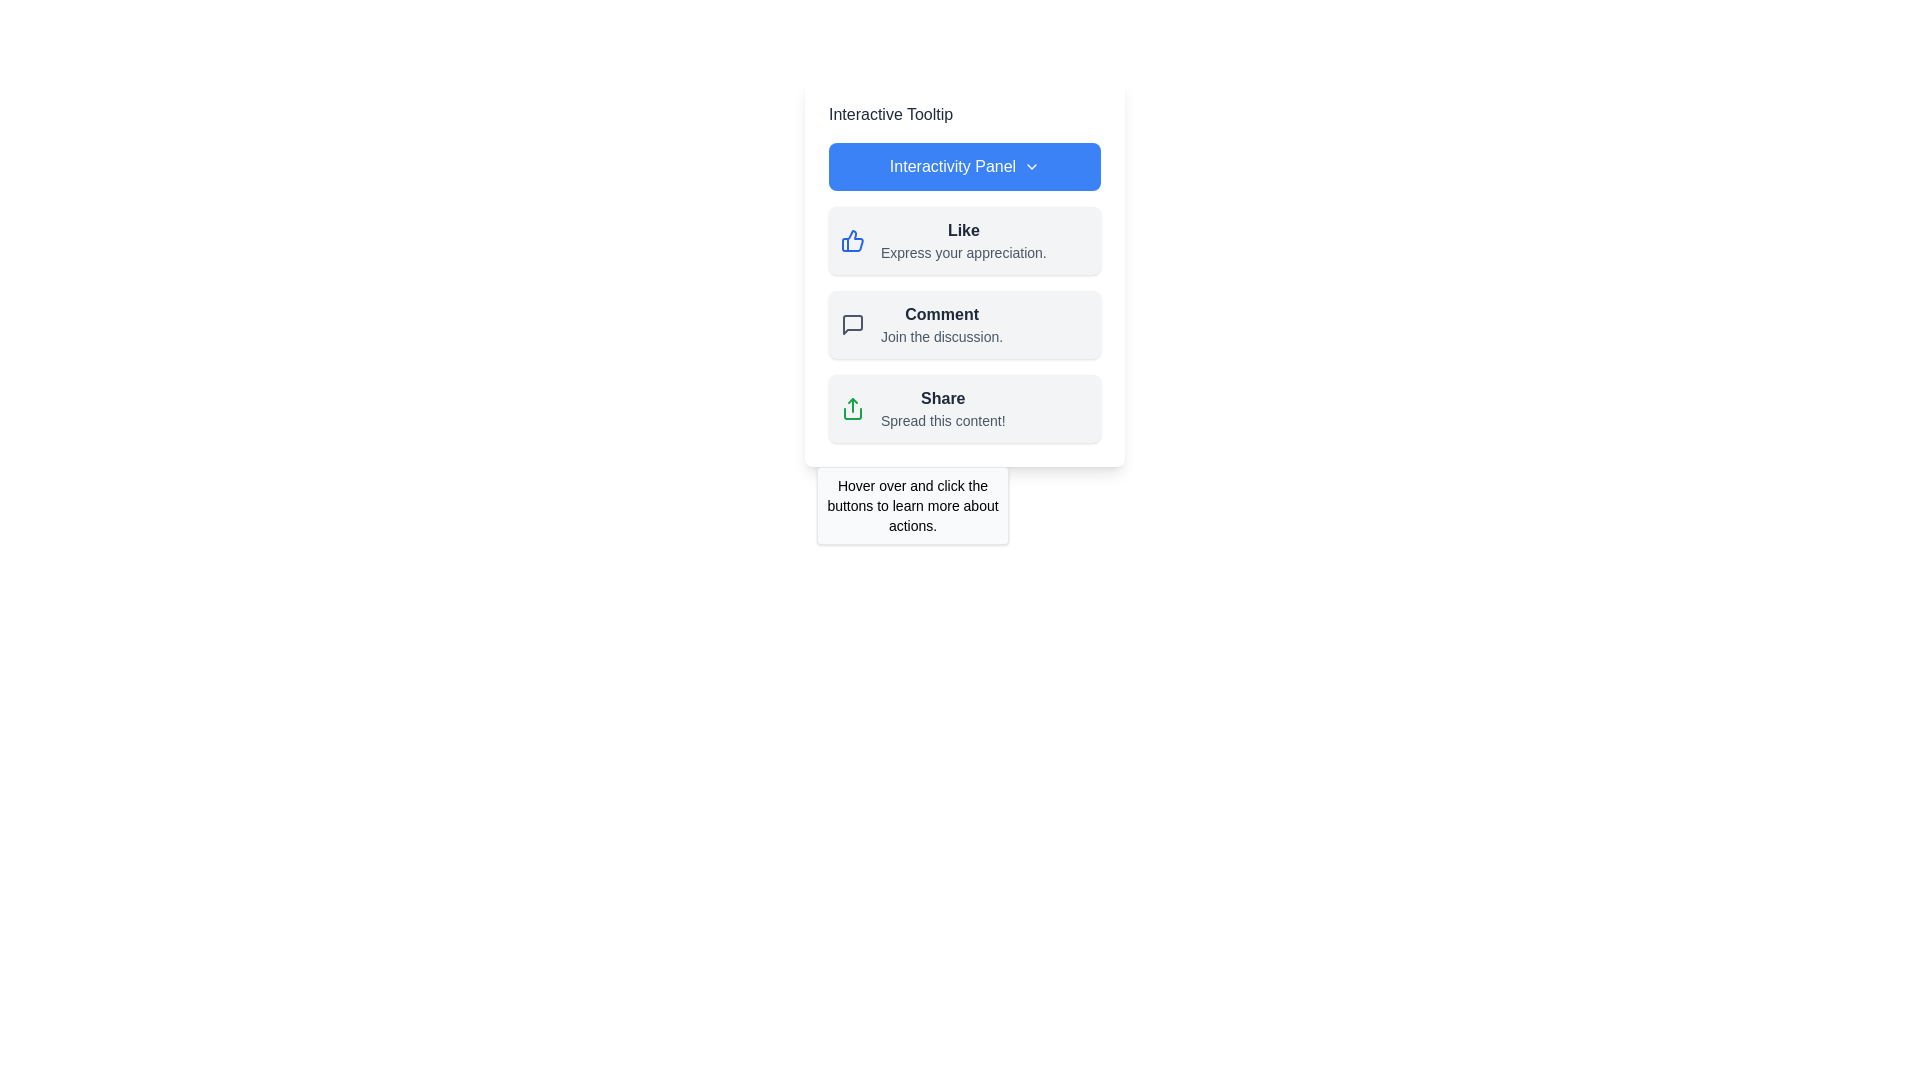 Image resolution: width=1920 pixels, height=1080 pixels. Describe the element at coordinates (963, 239) in the screenshot. I see `the first interactive row in the vertically-stacked list of options` at that location.